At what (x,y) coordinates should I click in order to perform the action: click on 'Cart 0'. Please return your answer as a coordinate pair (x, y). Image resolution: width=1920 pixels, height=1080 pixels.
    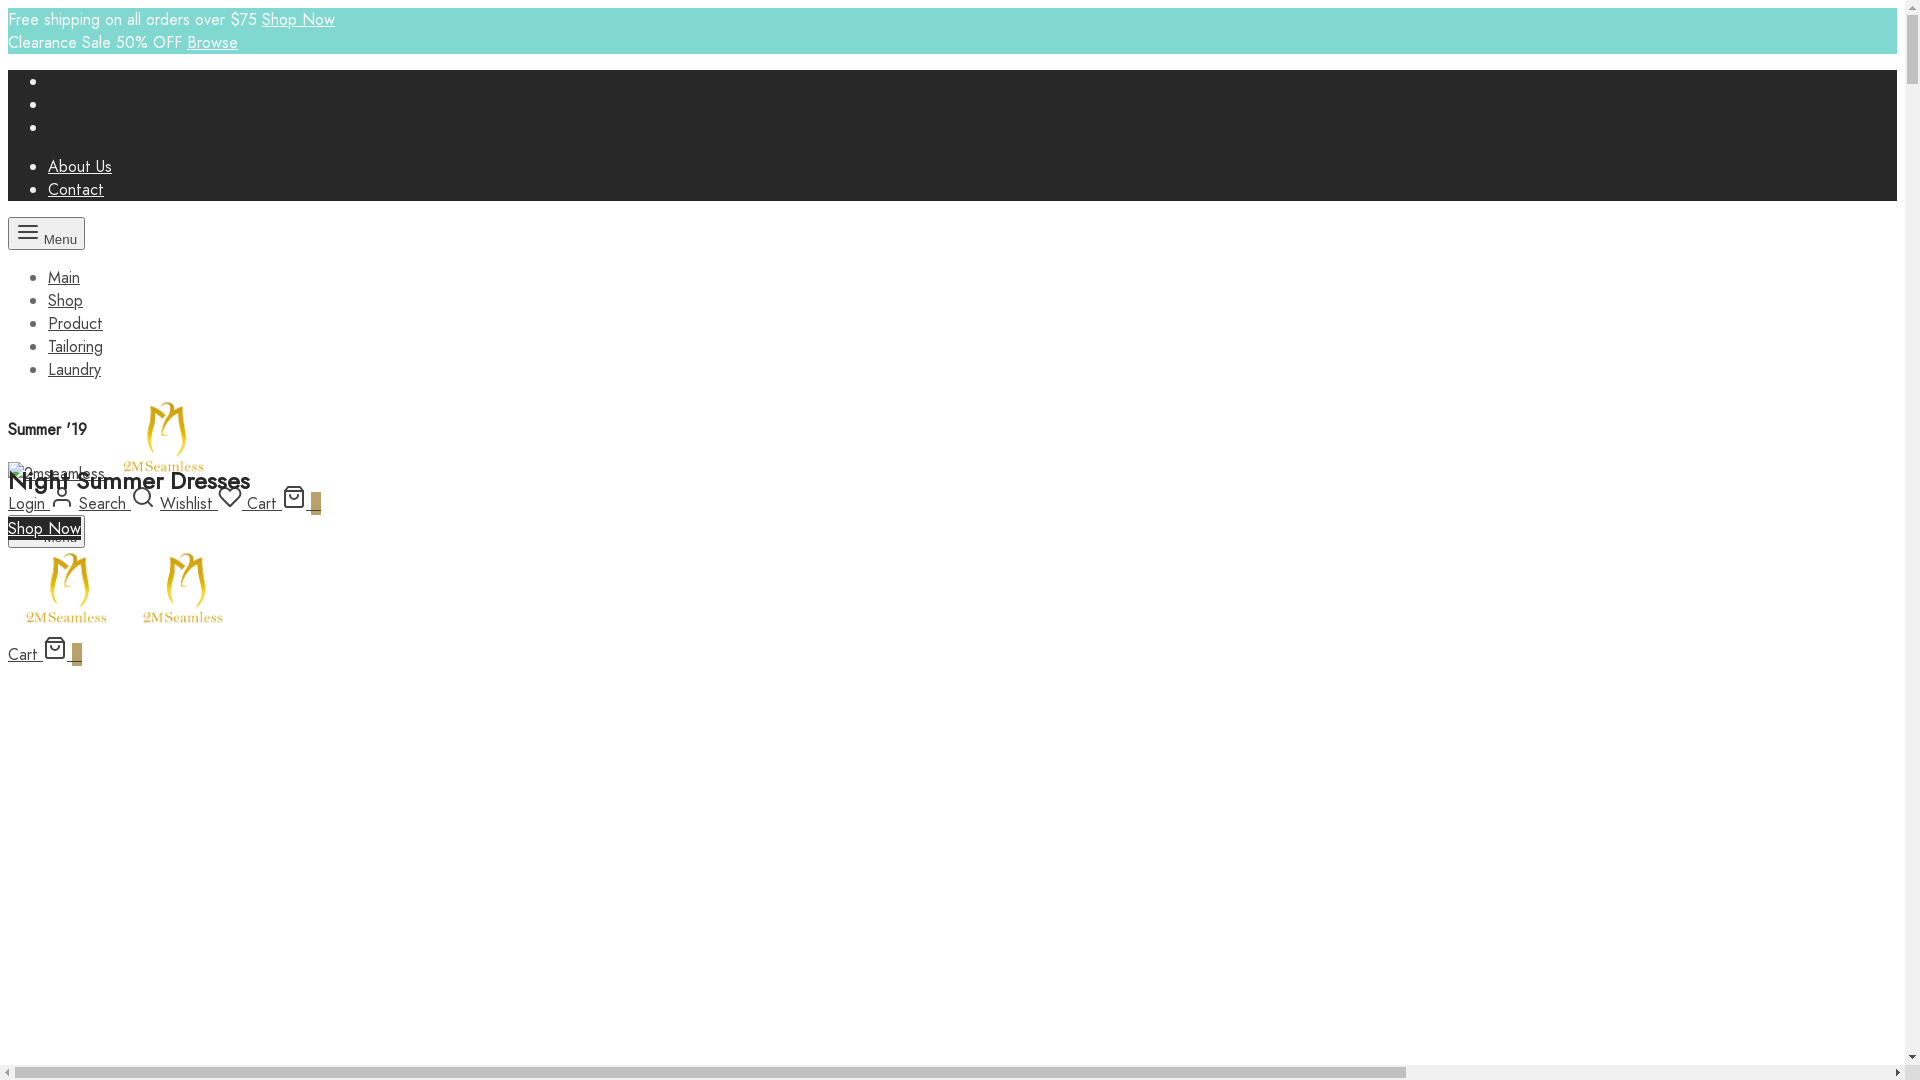
    Looking at the image, I should click on (282, 502).